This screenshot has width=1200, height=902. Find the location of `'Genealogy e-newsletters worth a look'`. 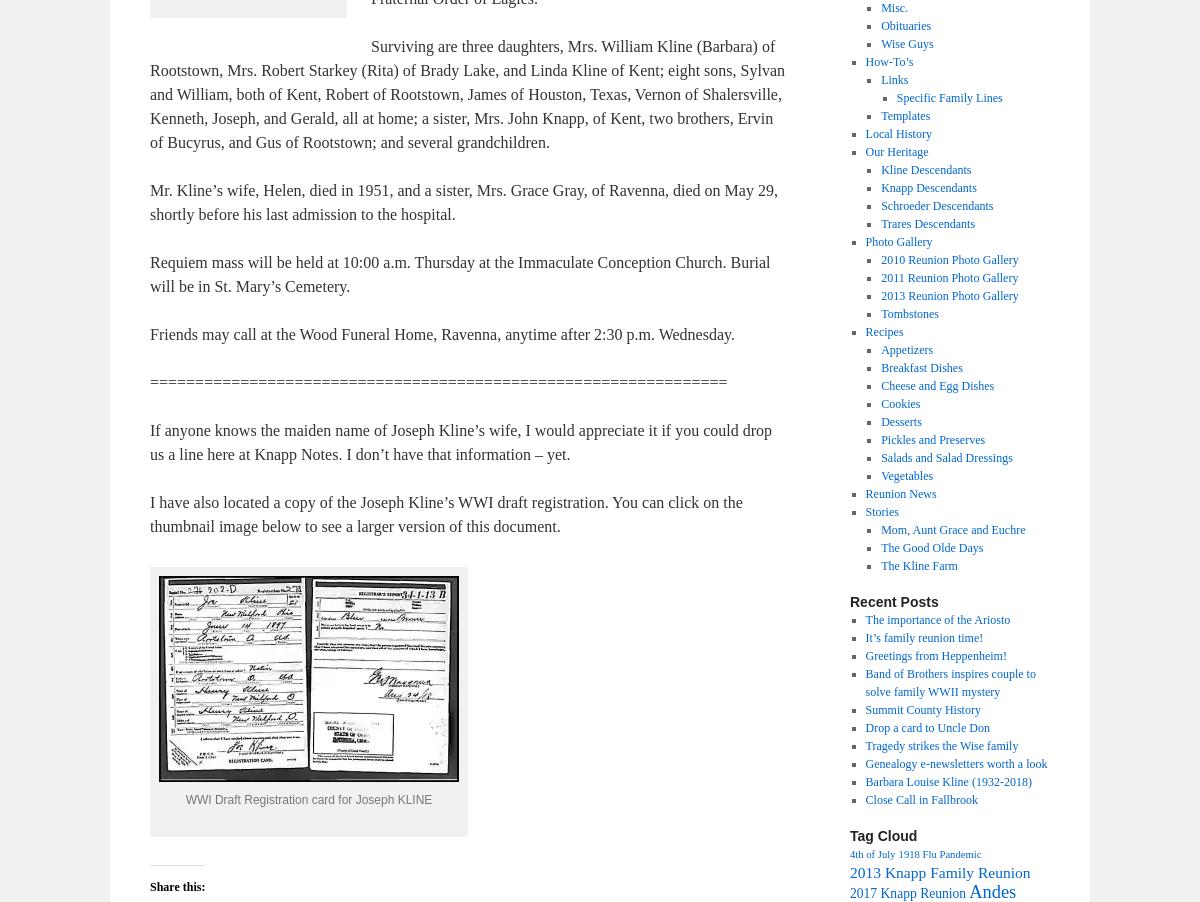

'Genealogy e-newsletters worth a look' is located at coordinates (863, 762).